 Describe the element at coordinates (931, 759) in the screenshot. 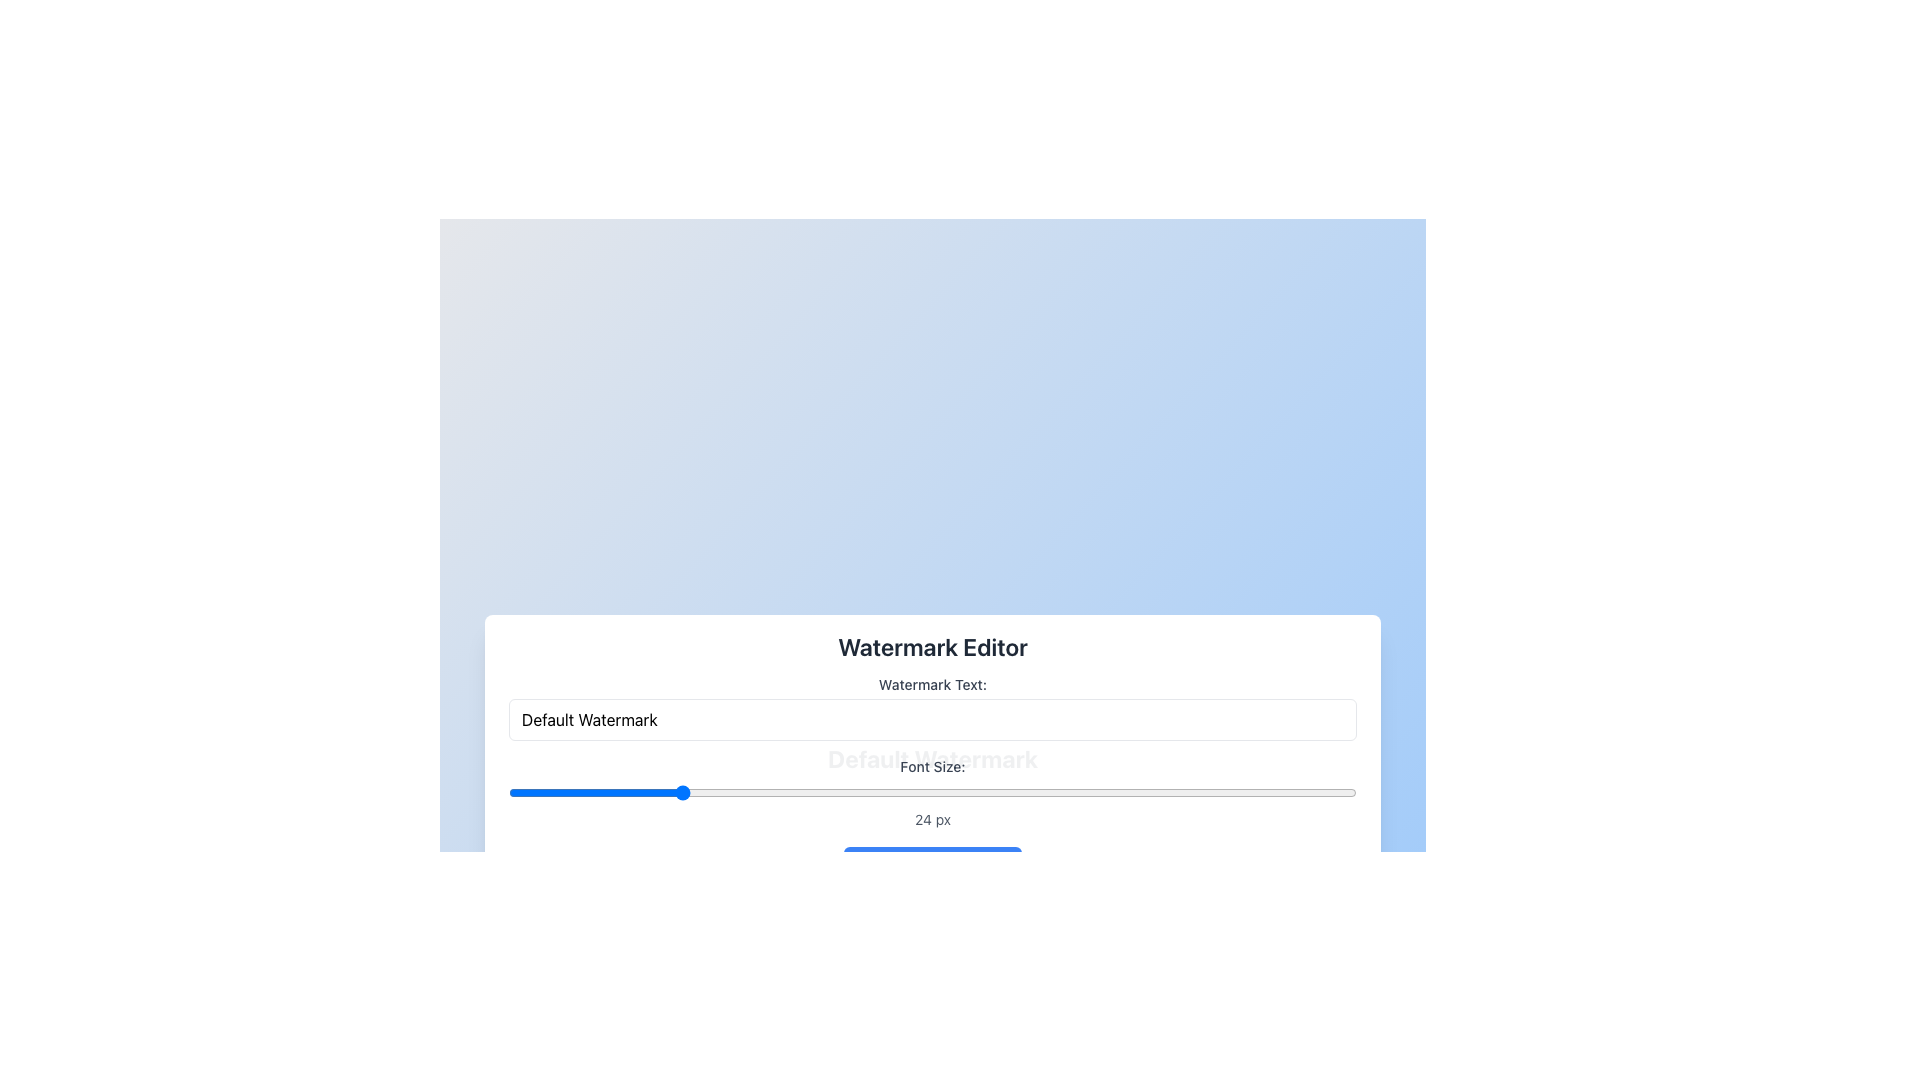

I see `the static text label displaying the default watermark text, which is centrally positioned below the 'Font Size:' label and aligns with sliders` at that location.